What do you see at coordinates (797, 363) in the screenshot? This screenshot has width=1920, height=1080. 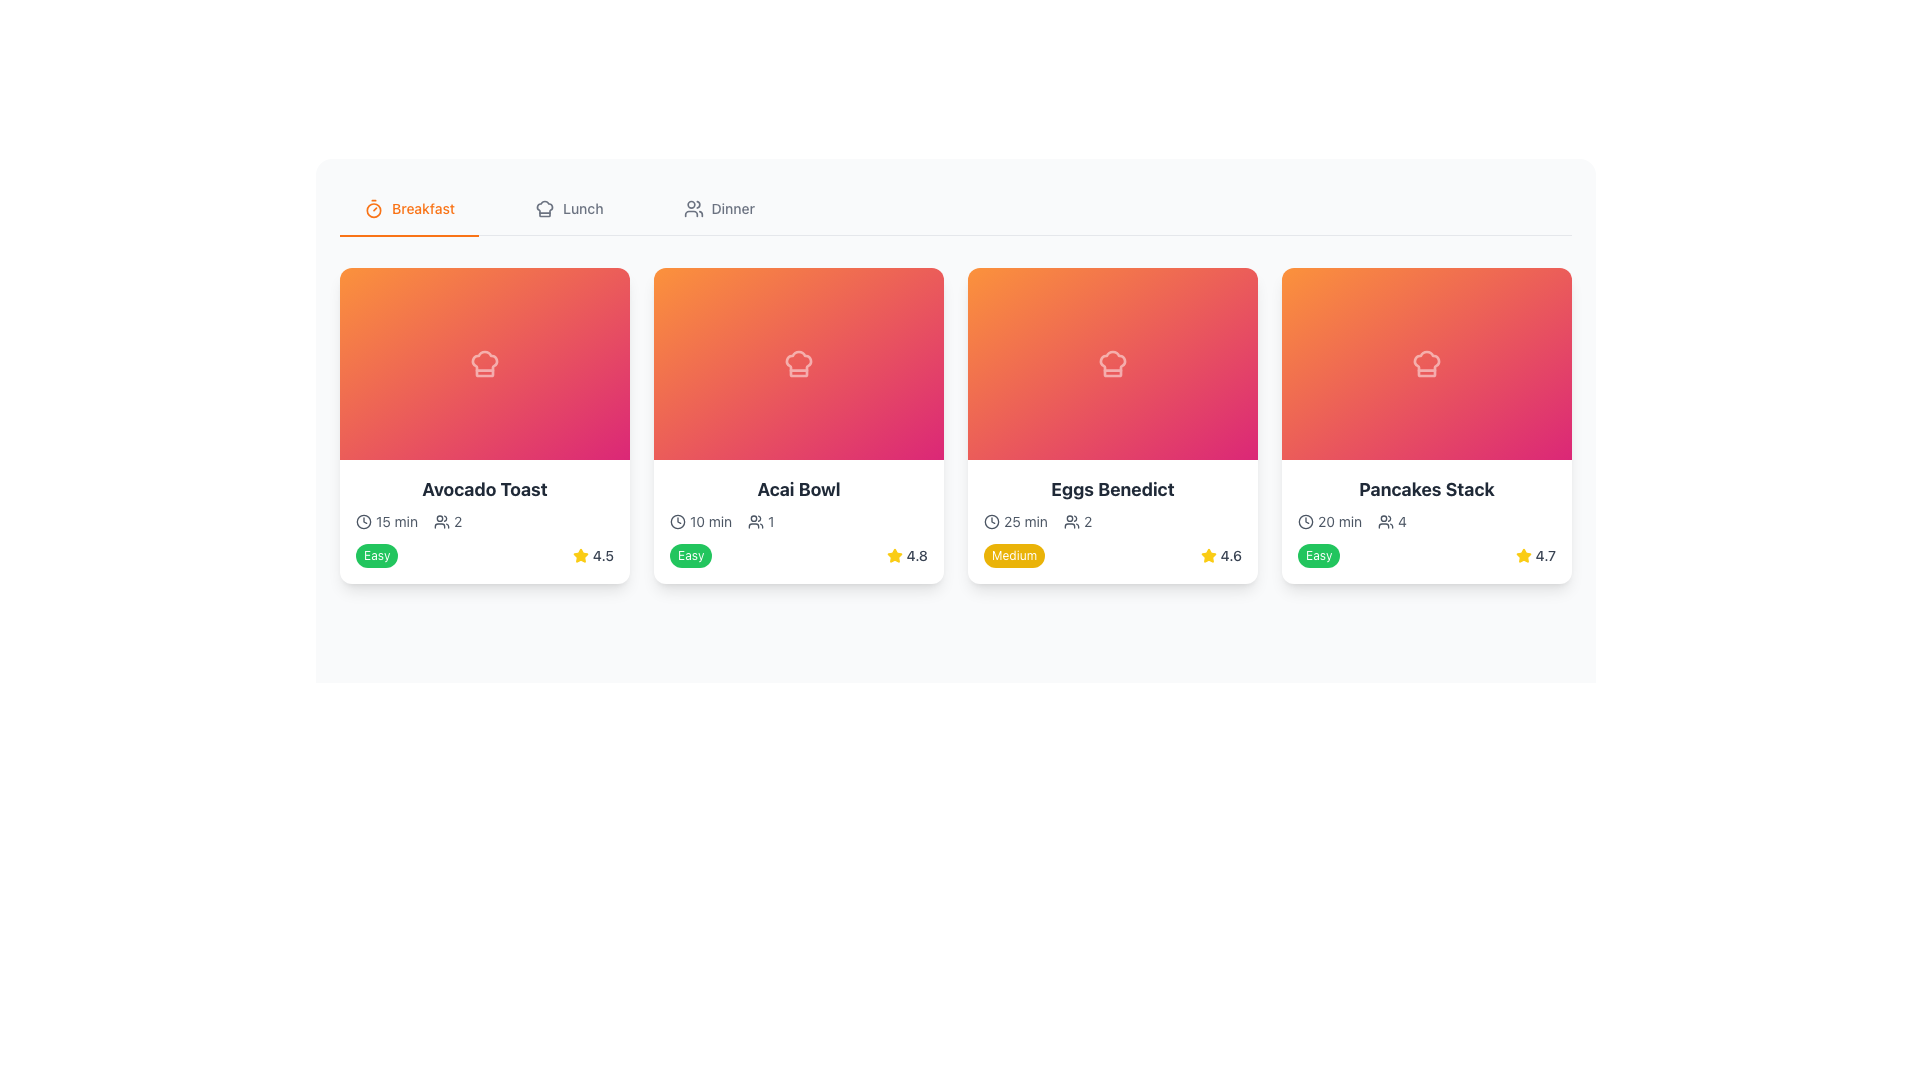 I see `the chef hat icon located at the center of the second recipe card from the left, which represents the 'Acai Bowl'` at bounding box center [797, 363].